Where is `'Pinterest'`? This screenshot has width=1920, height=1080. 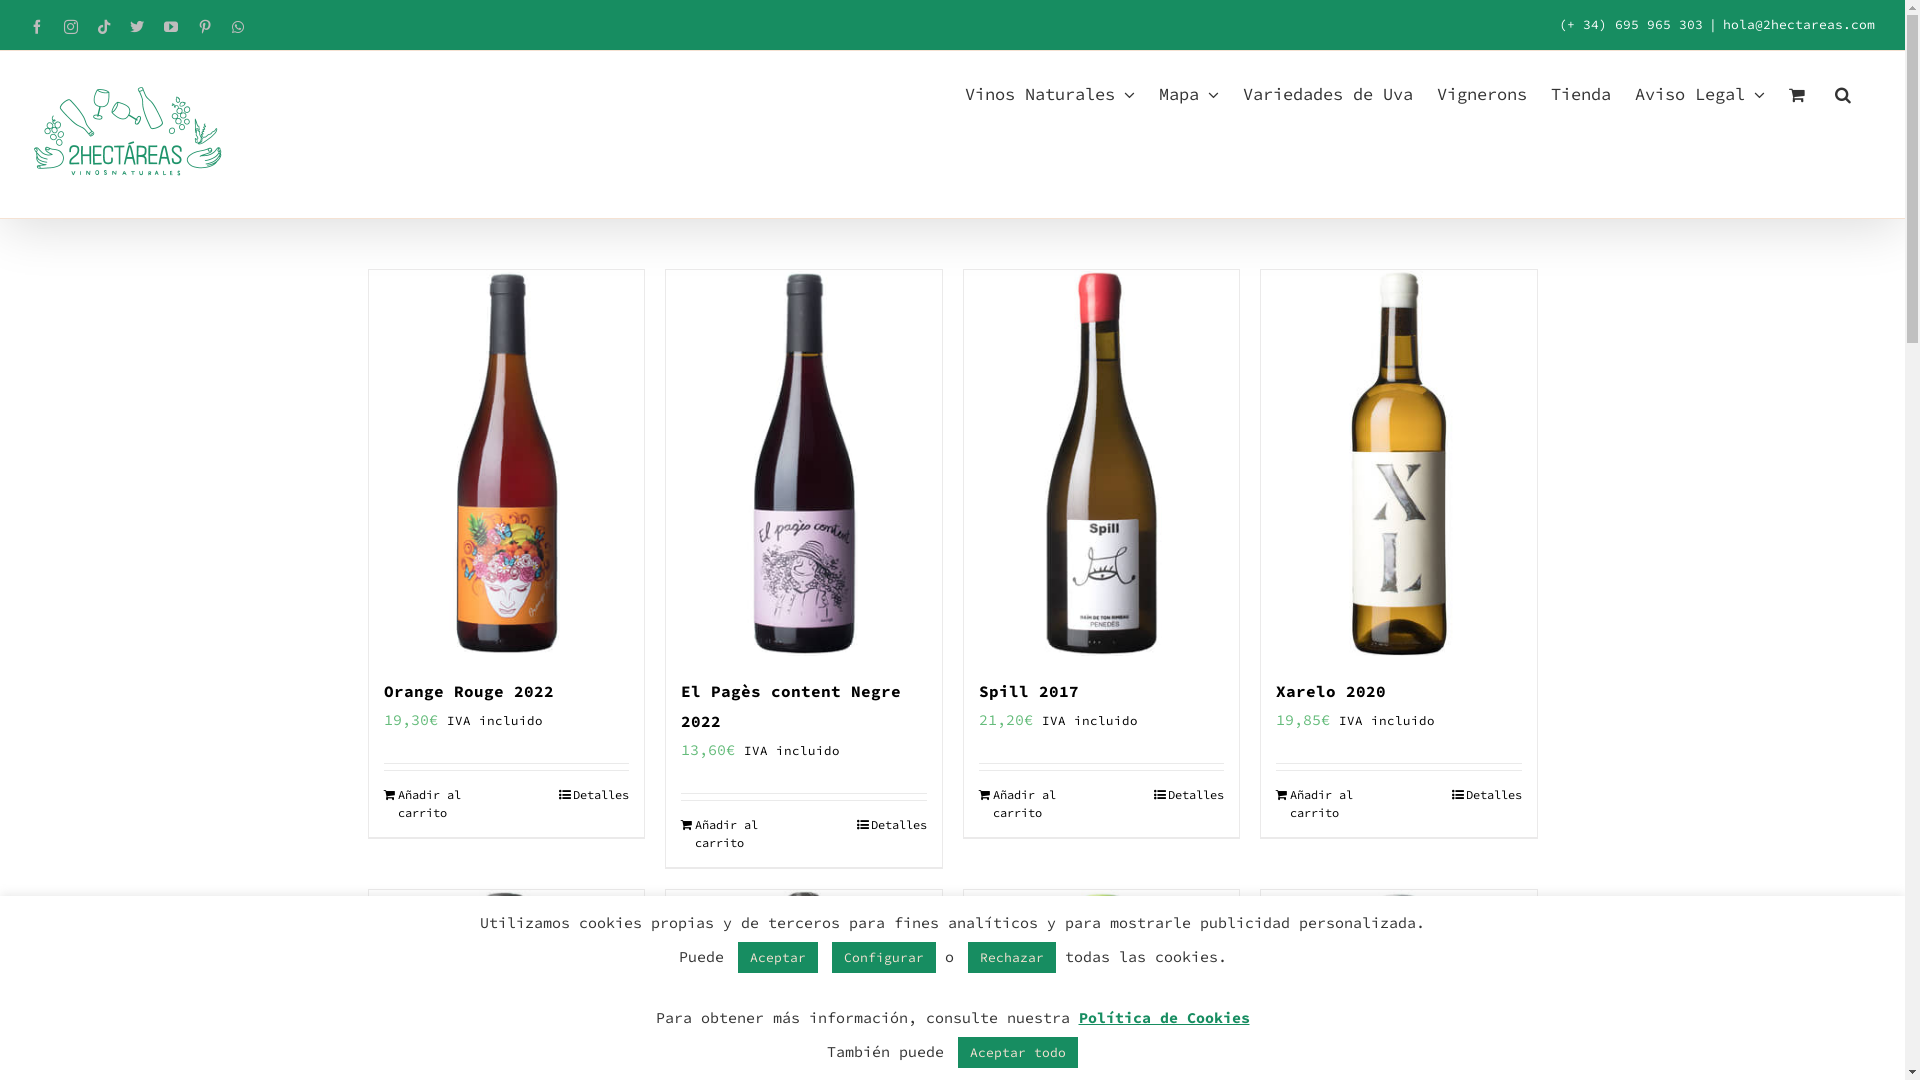 'Pinterest' is located at coordinates (205, 27).